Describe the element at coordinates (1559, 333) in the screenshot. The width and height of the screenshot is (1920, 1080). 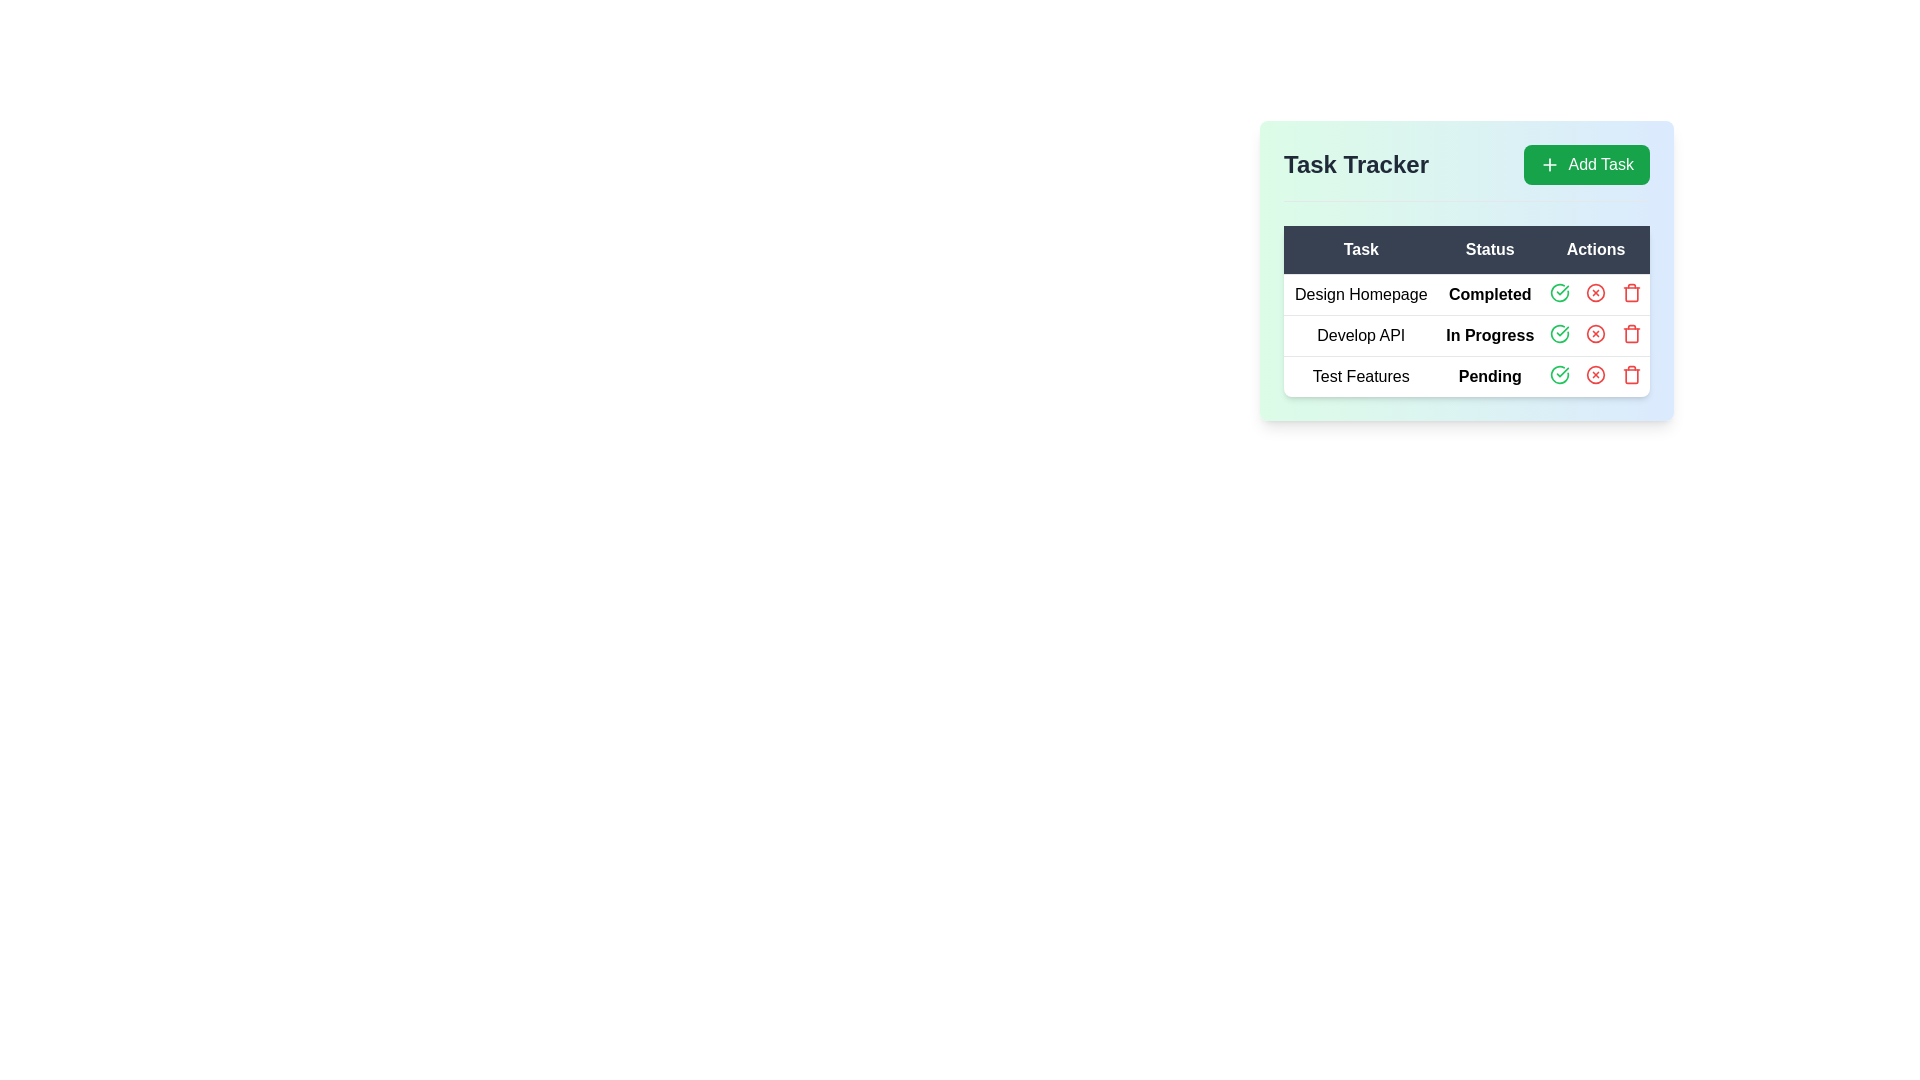
I see `the state of the graphical checkmark icon that signifies completed or verified actions, located in the second row of the 'Actions' column in the task tracker interface` at that location.